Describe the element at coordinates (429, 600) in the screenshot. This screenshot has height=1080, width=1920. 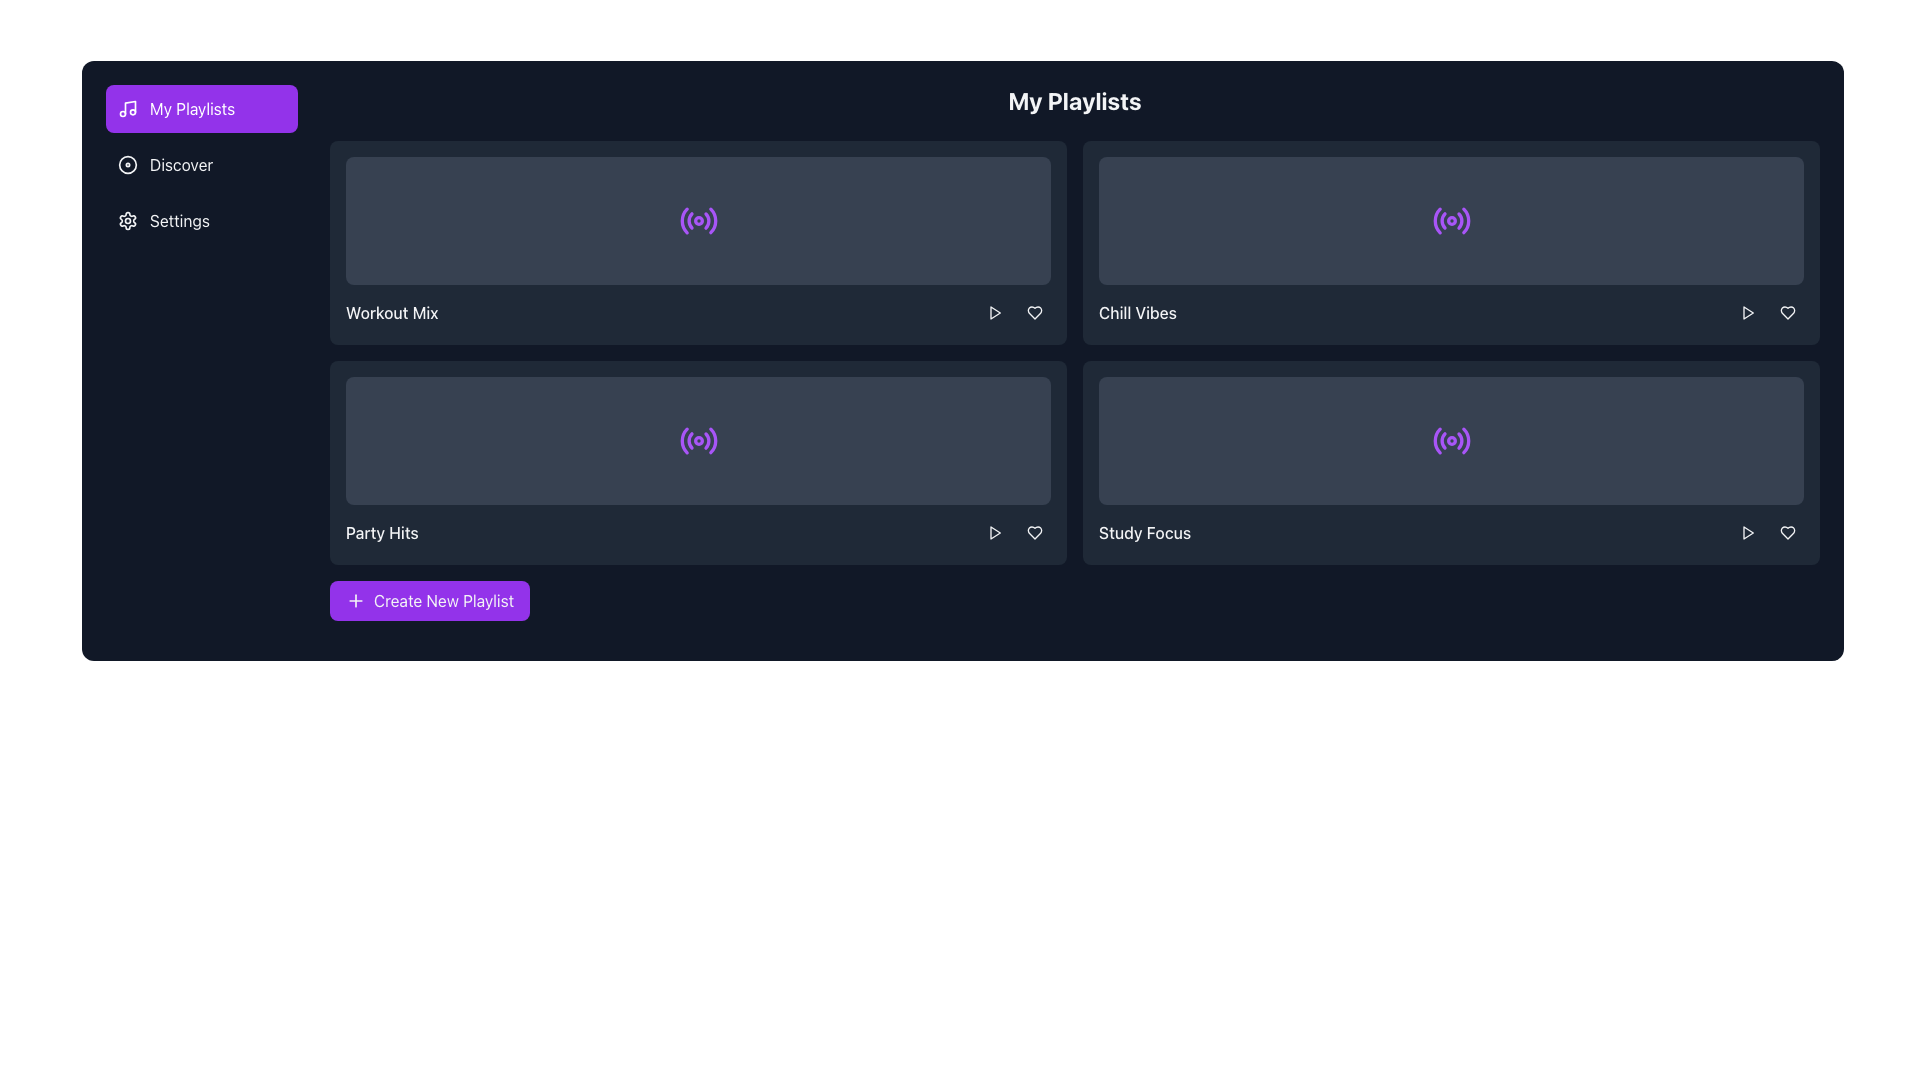
I see `the purple rectangular button labeled 'Create New Playlist'` at that location.